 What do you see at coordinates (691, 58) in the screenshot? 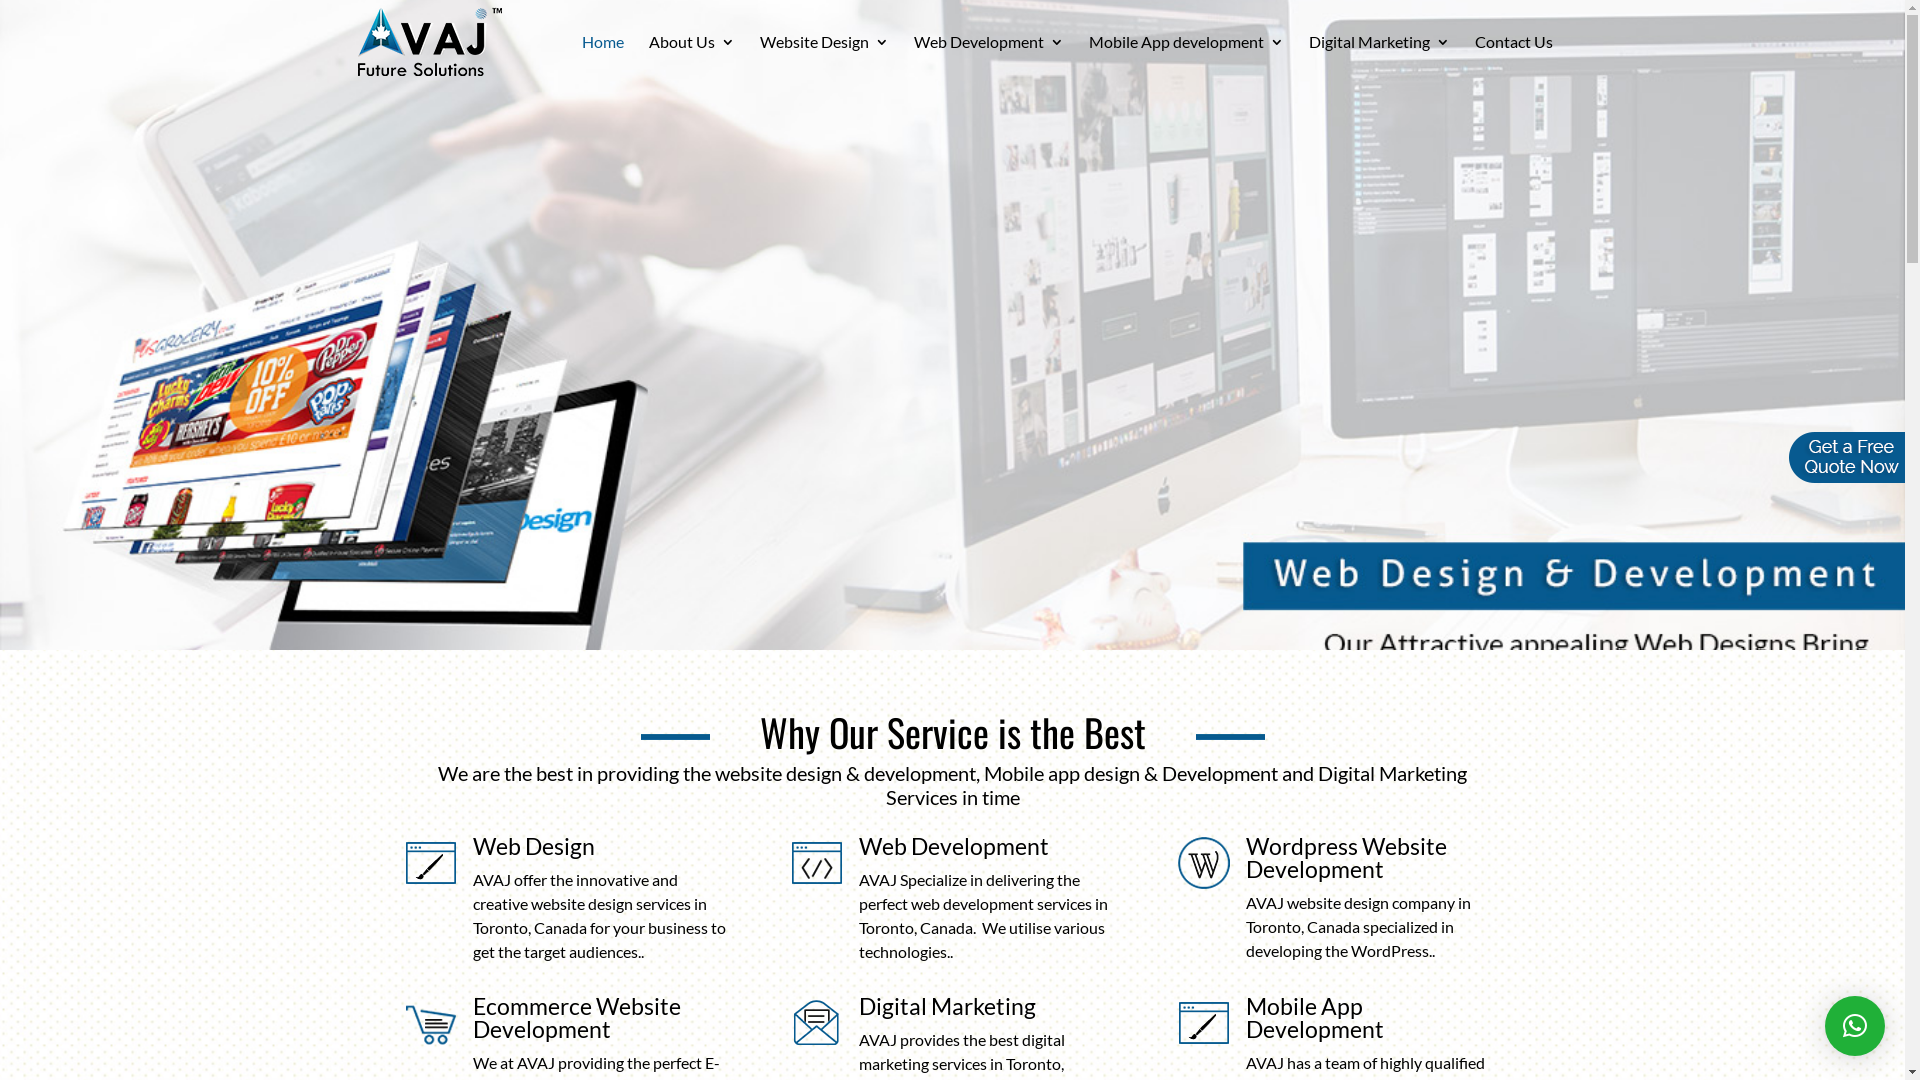
I see `'About Us'` at bounding box center [691, 58].